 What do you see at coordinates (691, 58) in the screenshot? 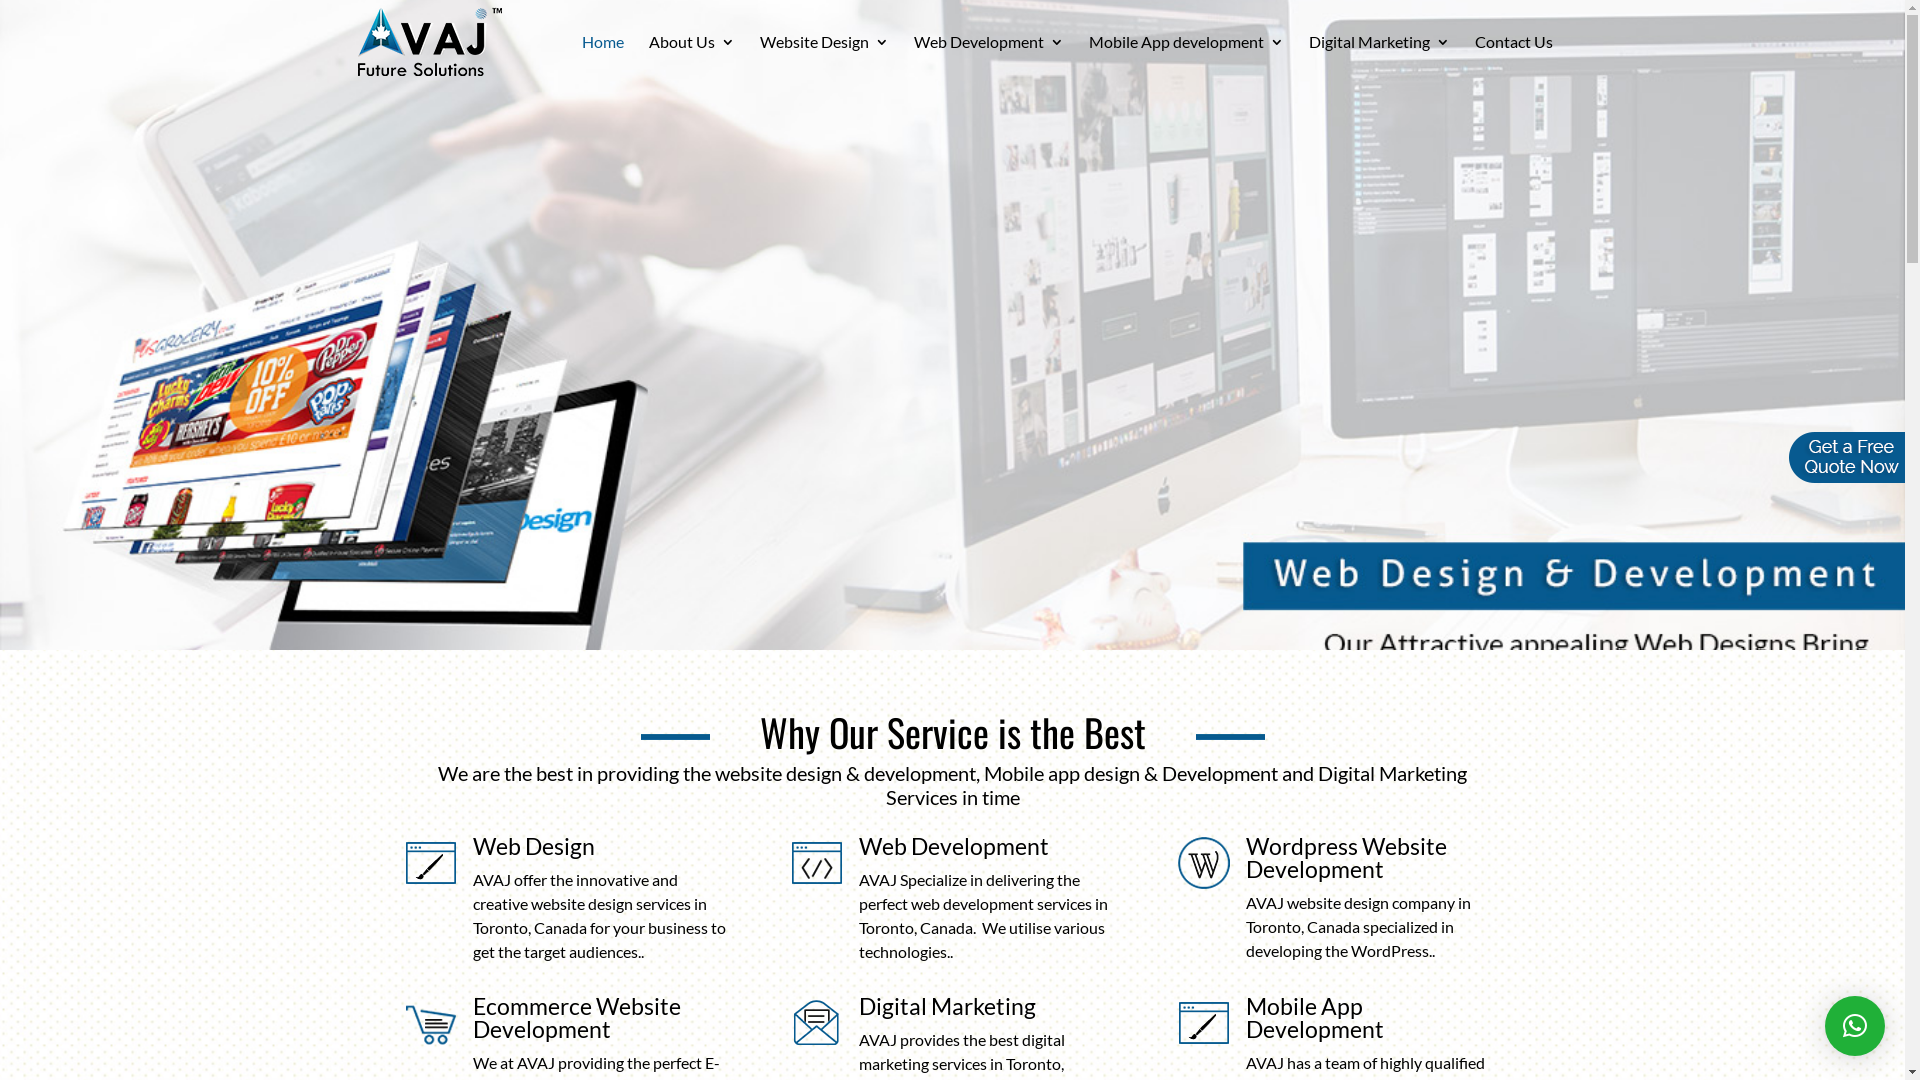
I see `'About Us'` at bounding box center [691, 58].